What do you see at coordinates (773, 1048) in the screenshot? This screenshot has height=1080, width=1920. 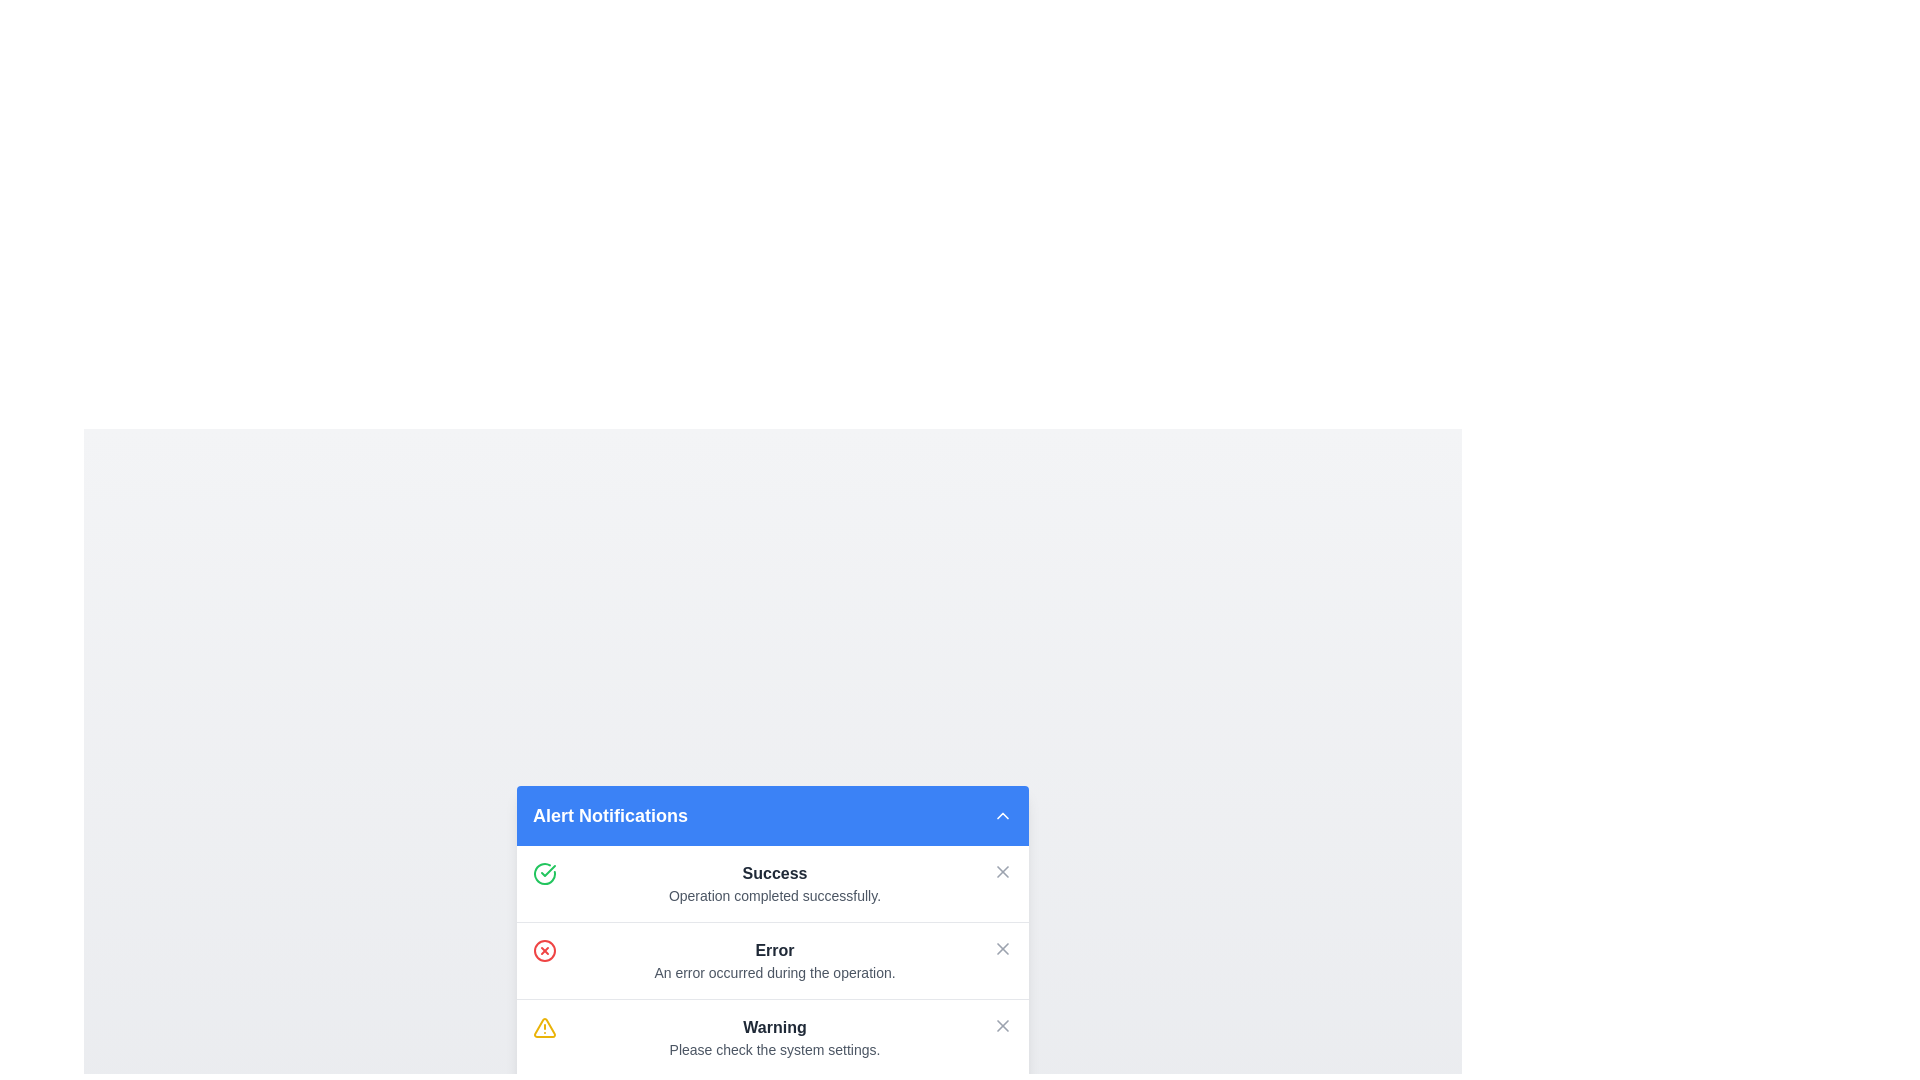 I see `the text element that contains 'Please check the system settings.' styled with a small, gray font located under the 'Warning' header in the 'Alert Notifications' panel` at bounding box center [773, 1048].